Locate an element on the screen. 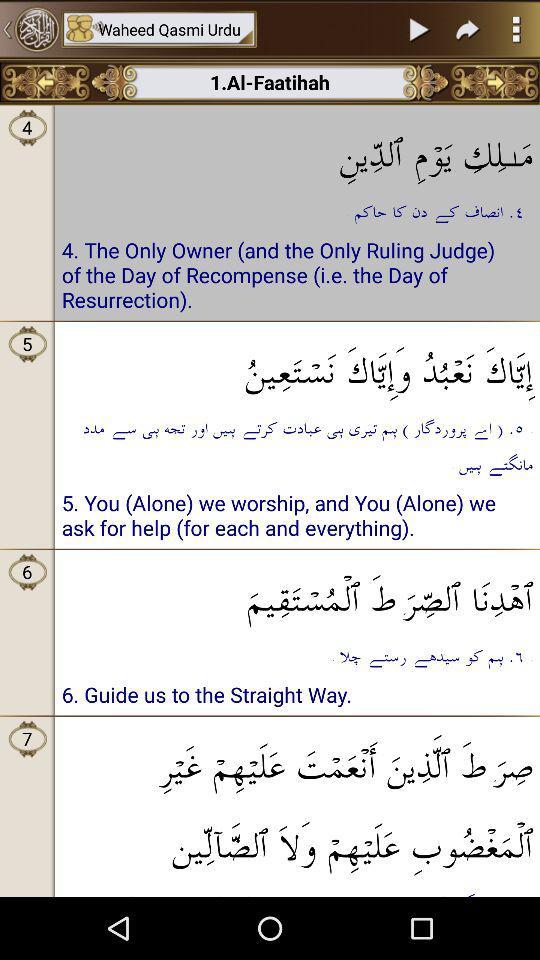 The height and width of the screenshot is (960, 540). option is located at coordinates (419, 28).